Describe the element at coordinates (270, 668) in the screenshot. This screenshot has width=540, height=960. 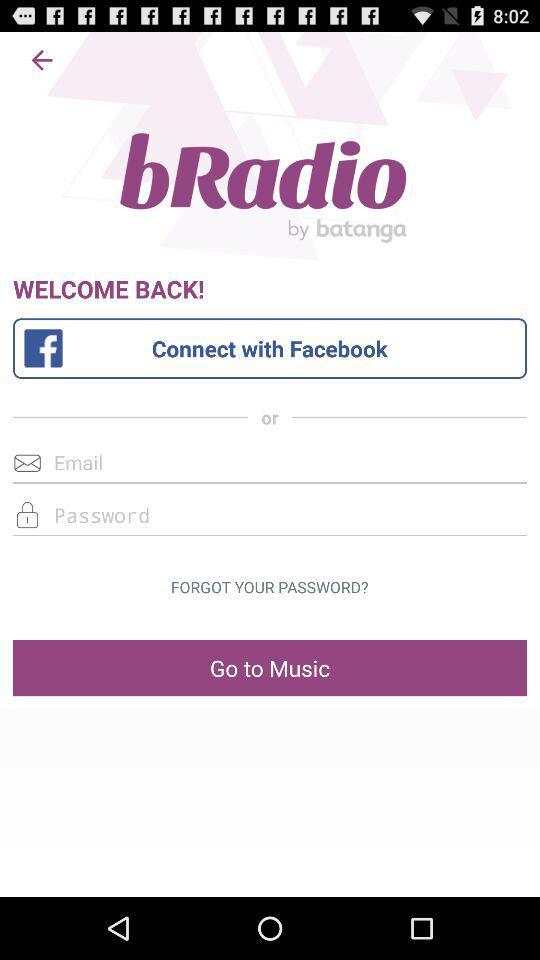
I see `go to music at the bottom` at that location.